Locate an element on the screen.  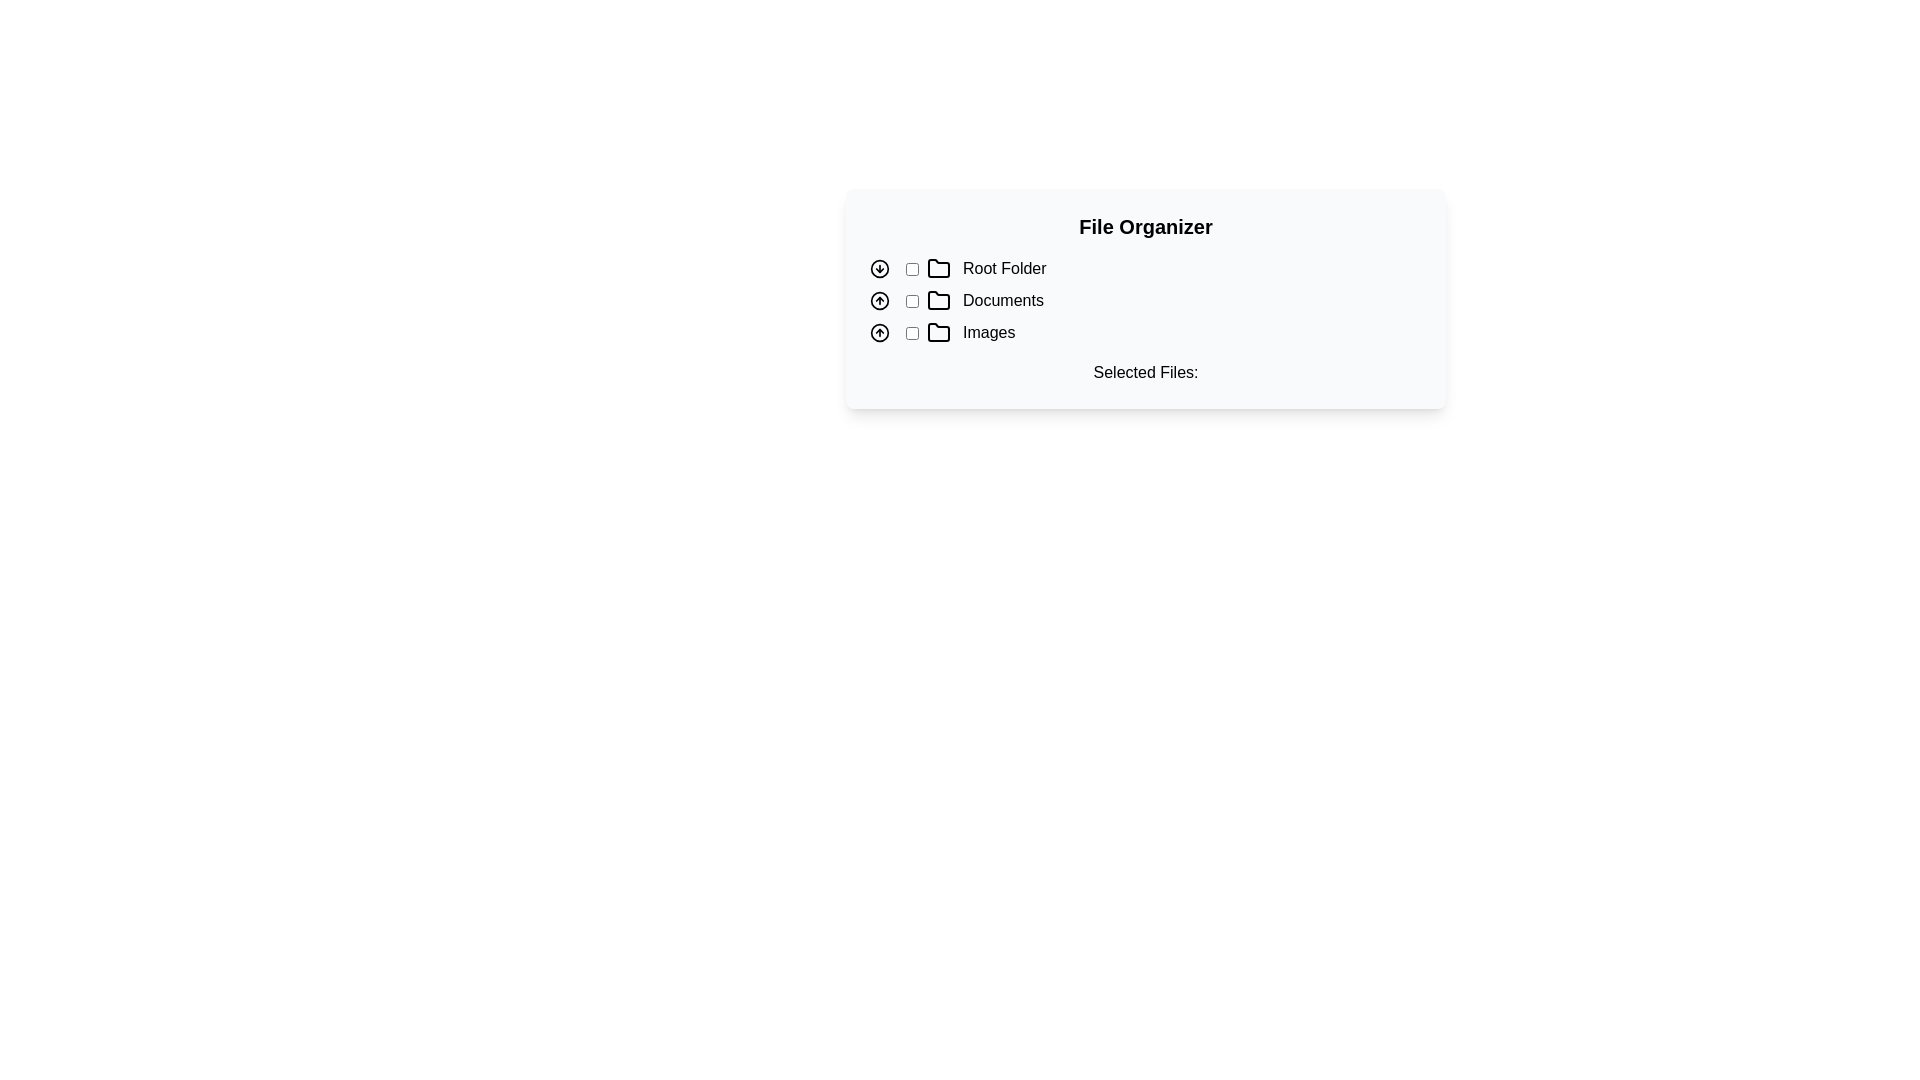
the decorative icon that is the third in a vertical list, located to the left of the 'Images' folder label in the 'File Organizer' interface is located at coordinates (879, 331).